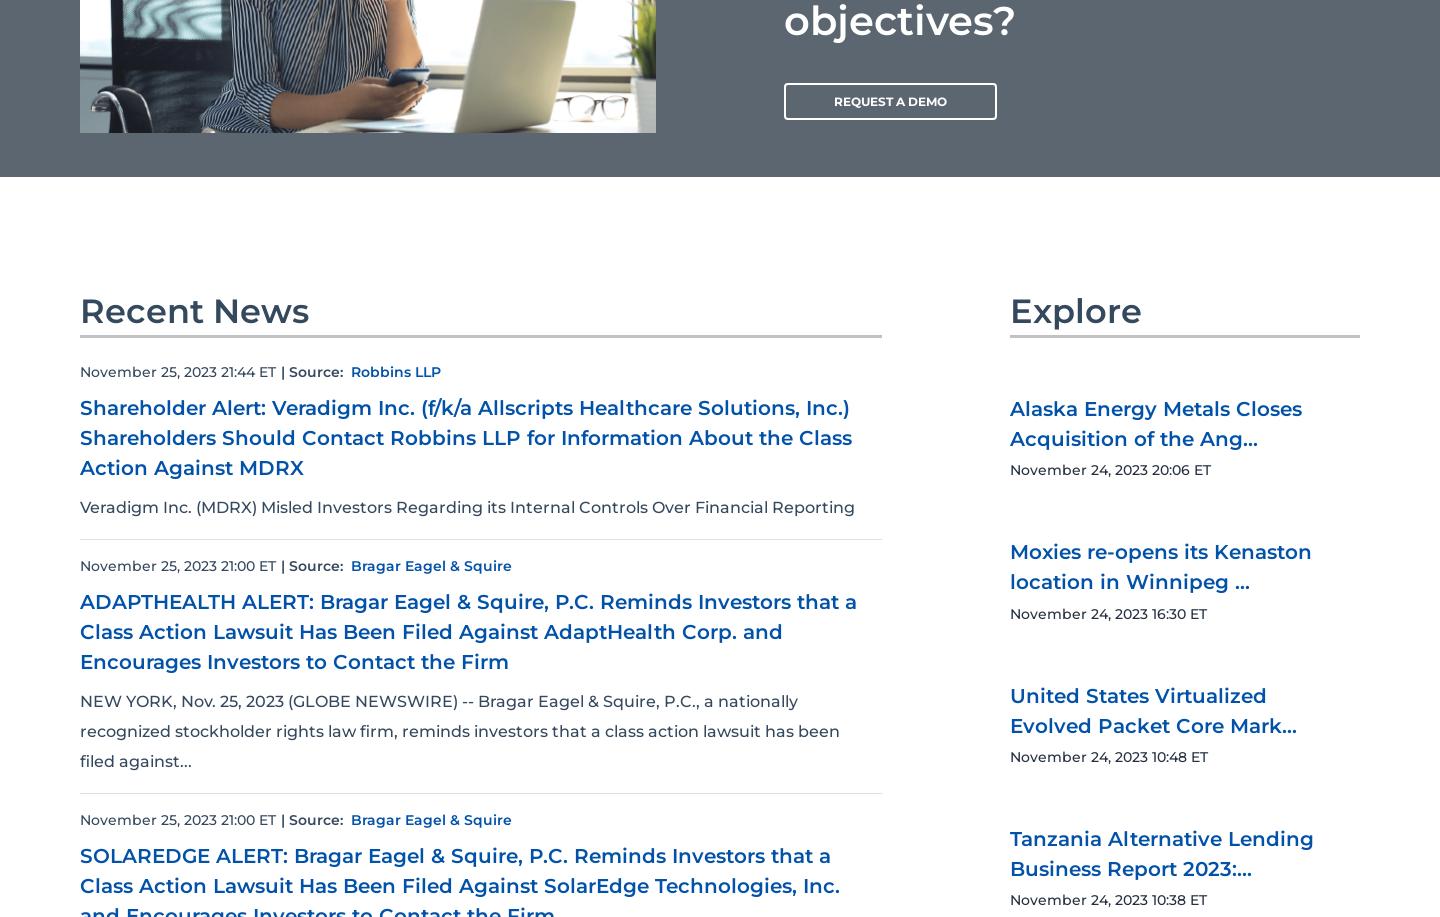 The width and height of the screenshot is (1440, 917). Describe the element at coordinates (465, 437) in the screenshot. I see `'Shareholder Alert: Veradigm Inc. (f/k/a Allscripts Healthcare Solutions, Inc.) Shareholders Should Contact Robbins LLP for Information About the Class Action Against MDRX'` at that location.